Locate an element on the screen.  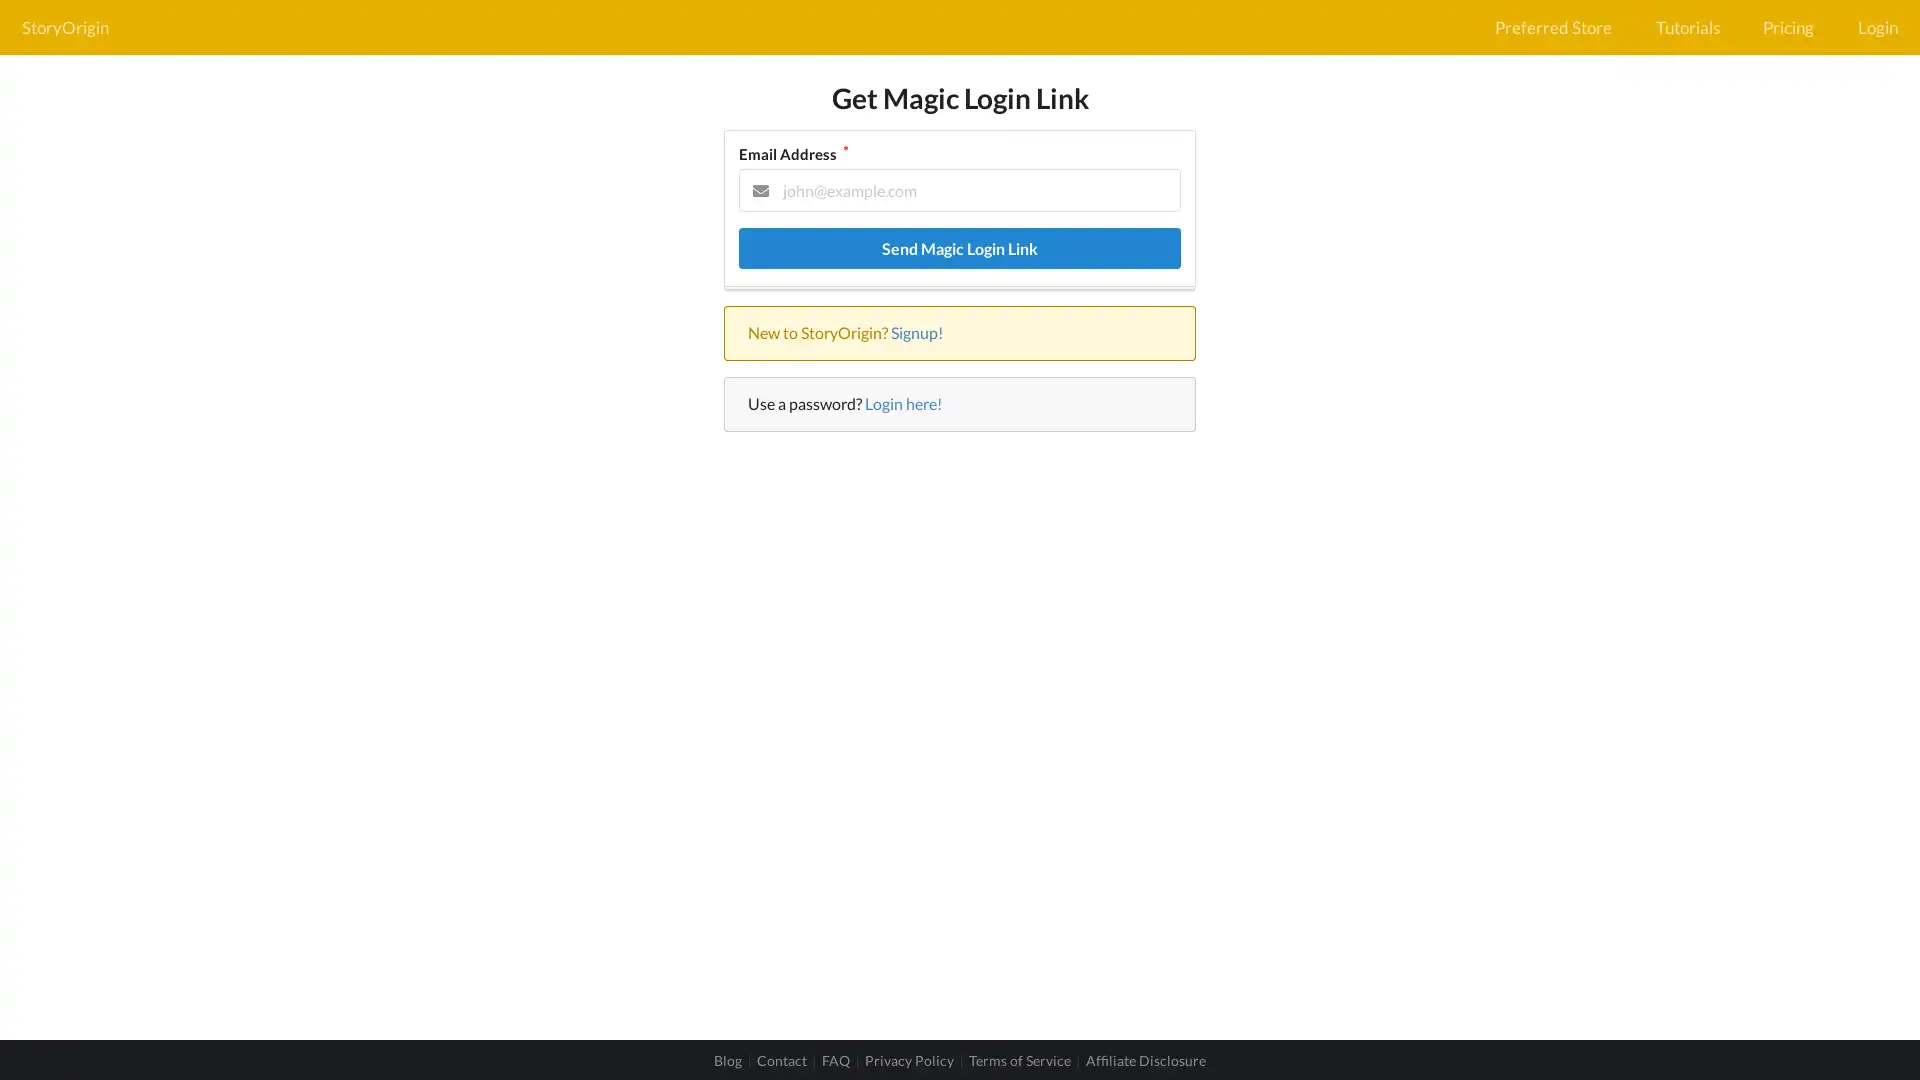
Send Magic Login Link is located at coordinates (960, 247).